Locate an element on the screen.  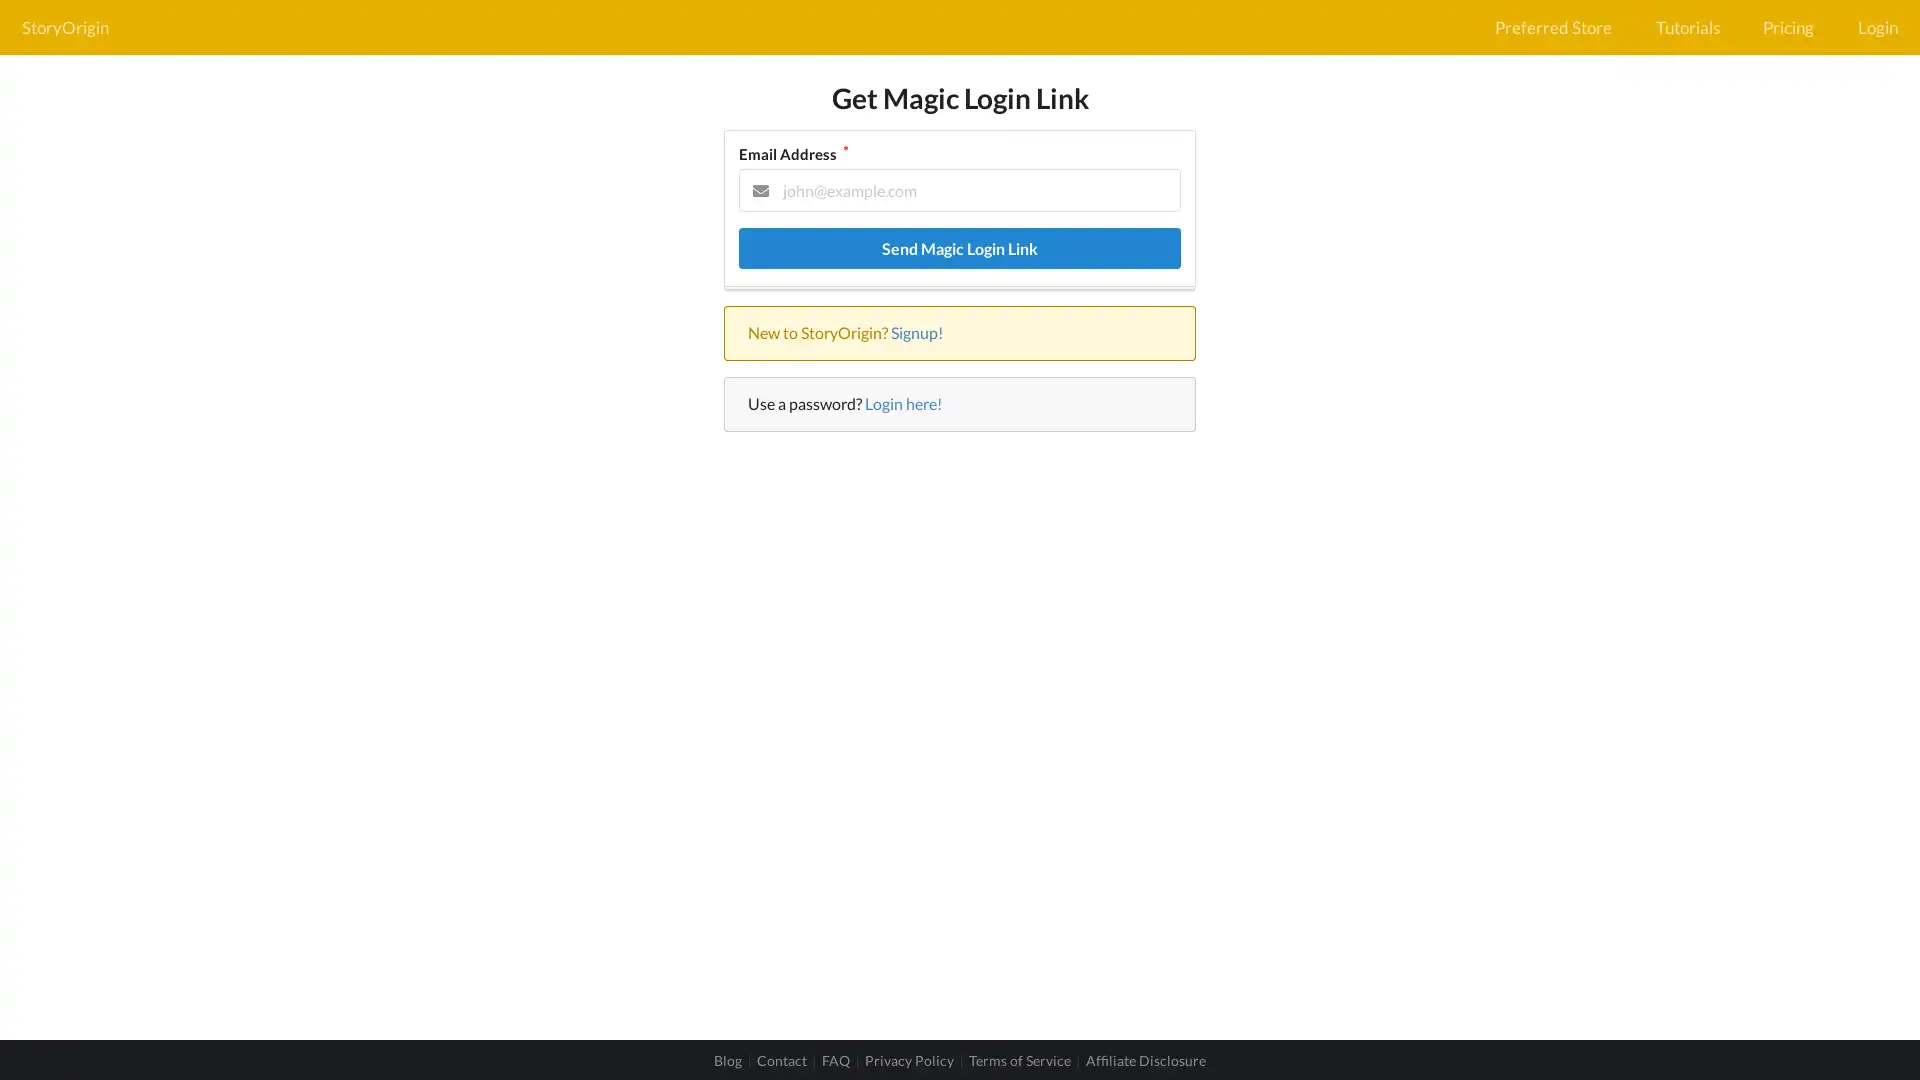
Send Magic Login Link is located at coordinates (960, 247).